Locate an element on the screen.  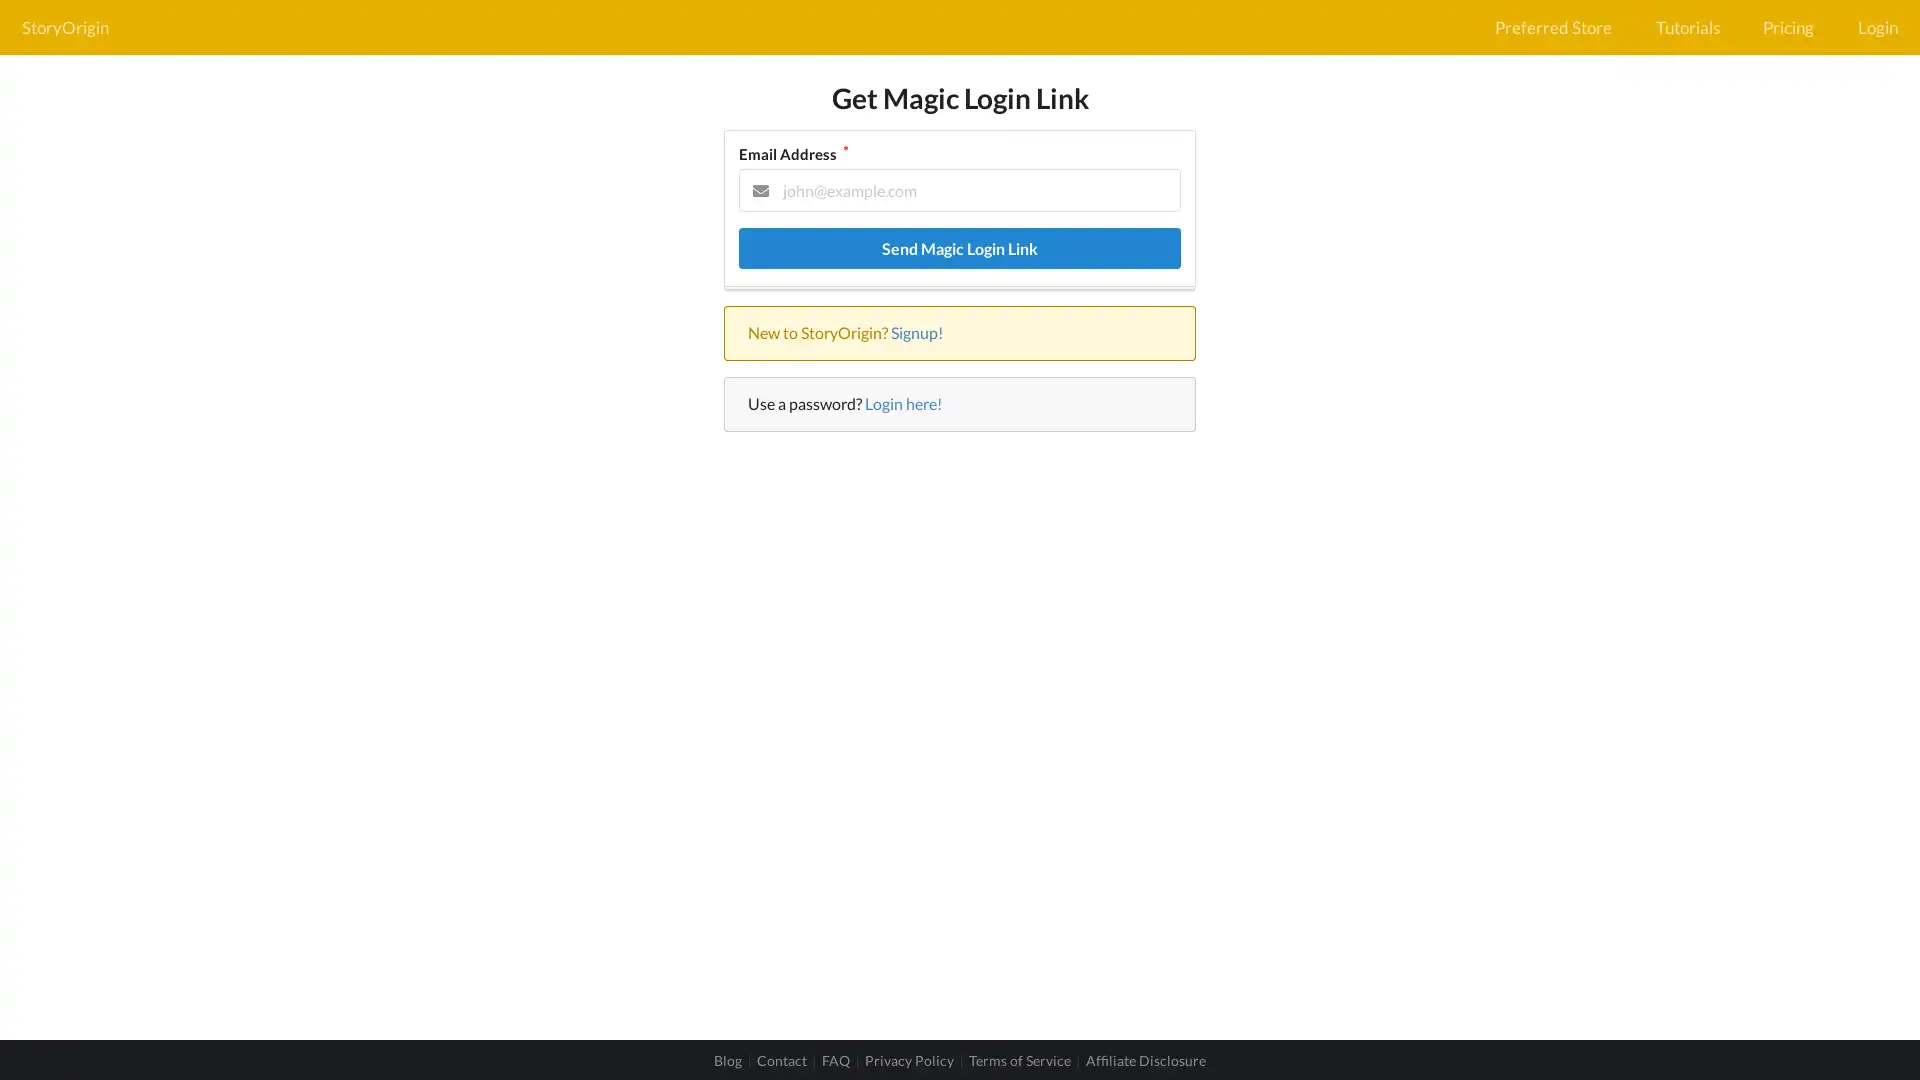
Send Magic Login Link is located at coordinates (960, 247).